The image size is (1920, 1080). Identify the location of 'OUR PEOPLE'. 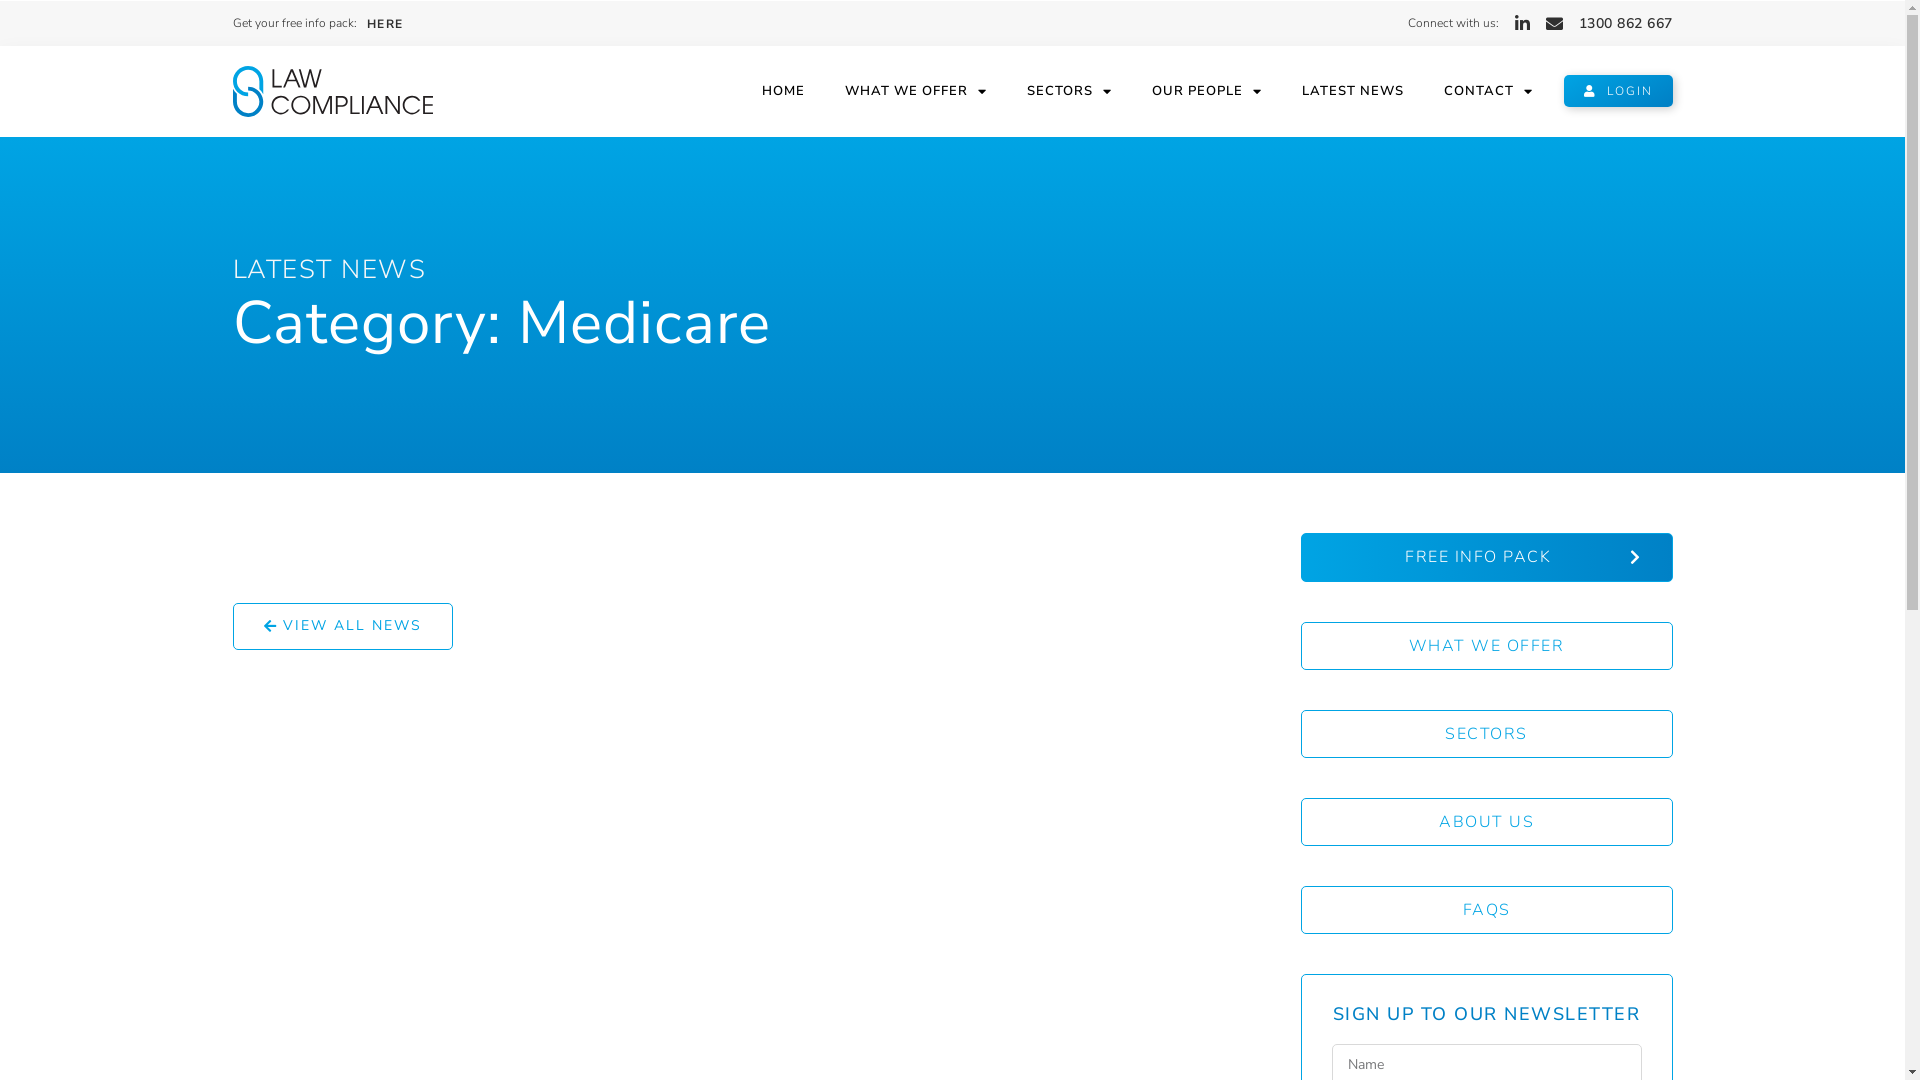
(1132, 91).